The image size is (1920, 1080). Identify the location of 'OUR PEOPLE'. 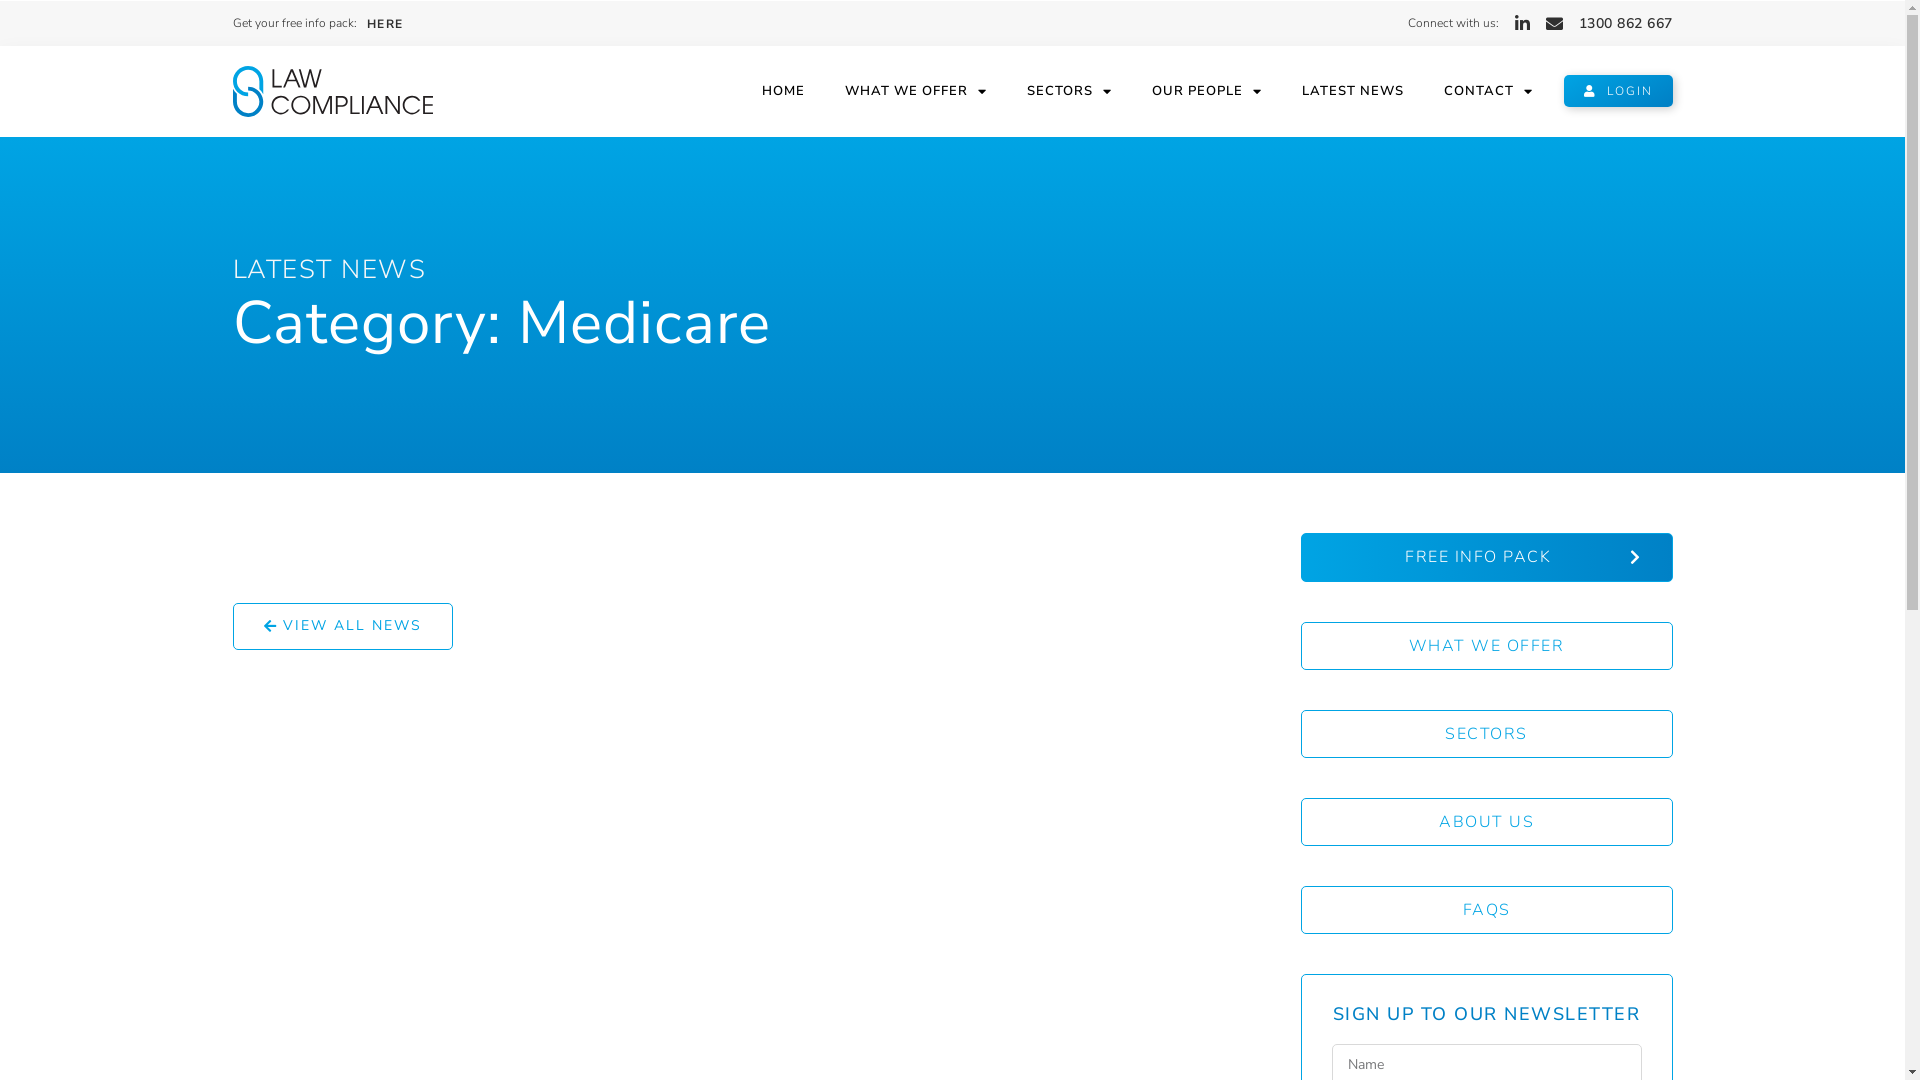
(1132, 91).